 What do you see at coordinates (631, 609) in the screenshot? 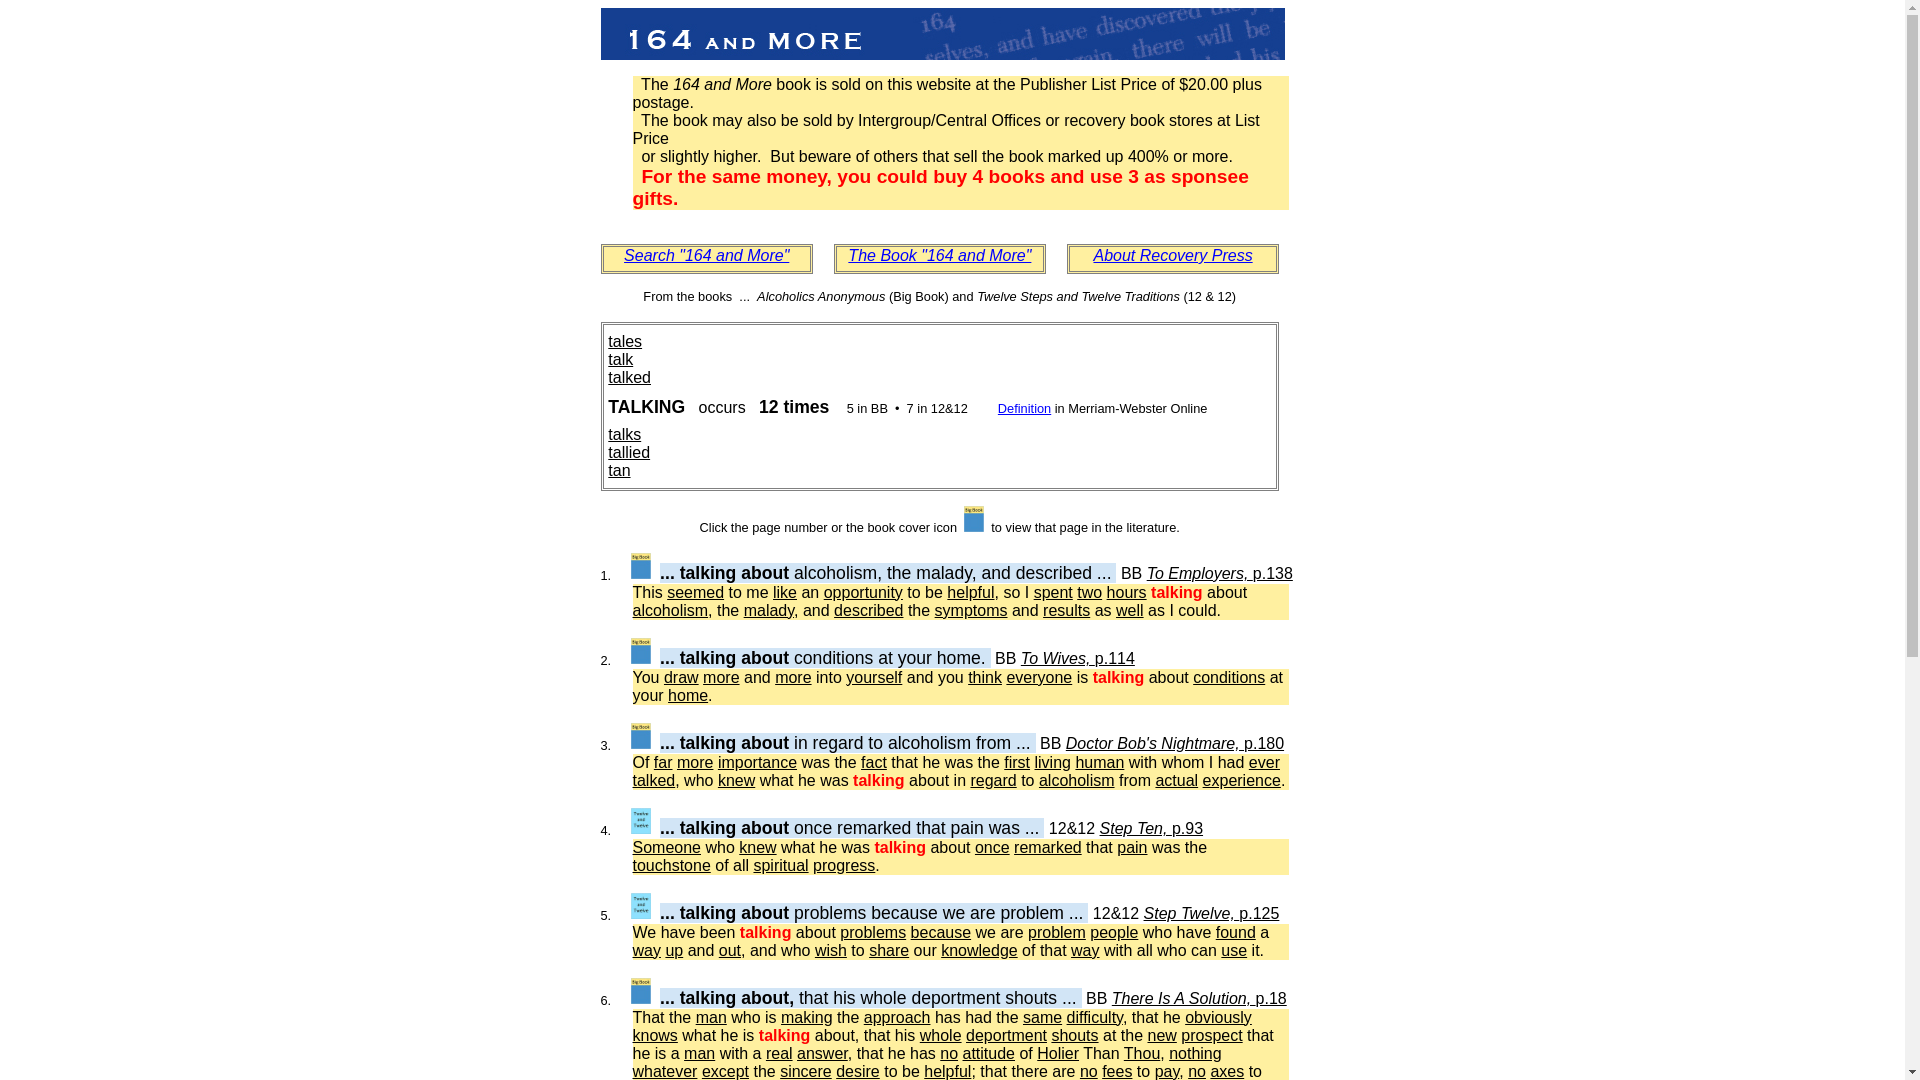
I see `'alcoholism'` at bounding box center [631, 609].